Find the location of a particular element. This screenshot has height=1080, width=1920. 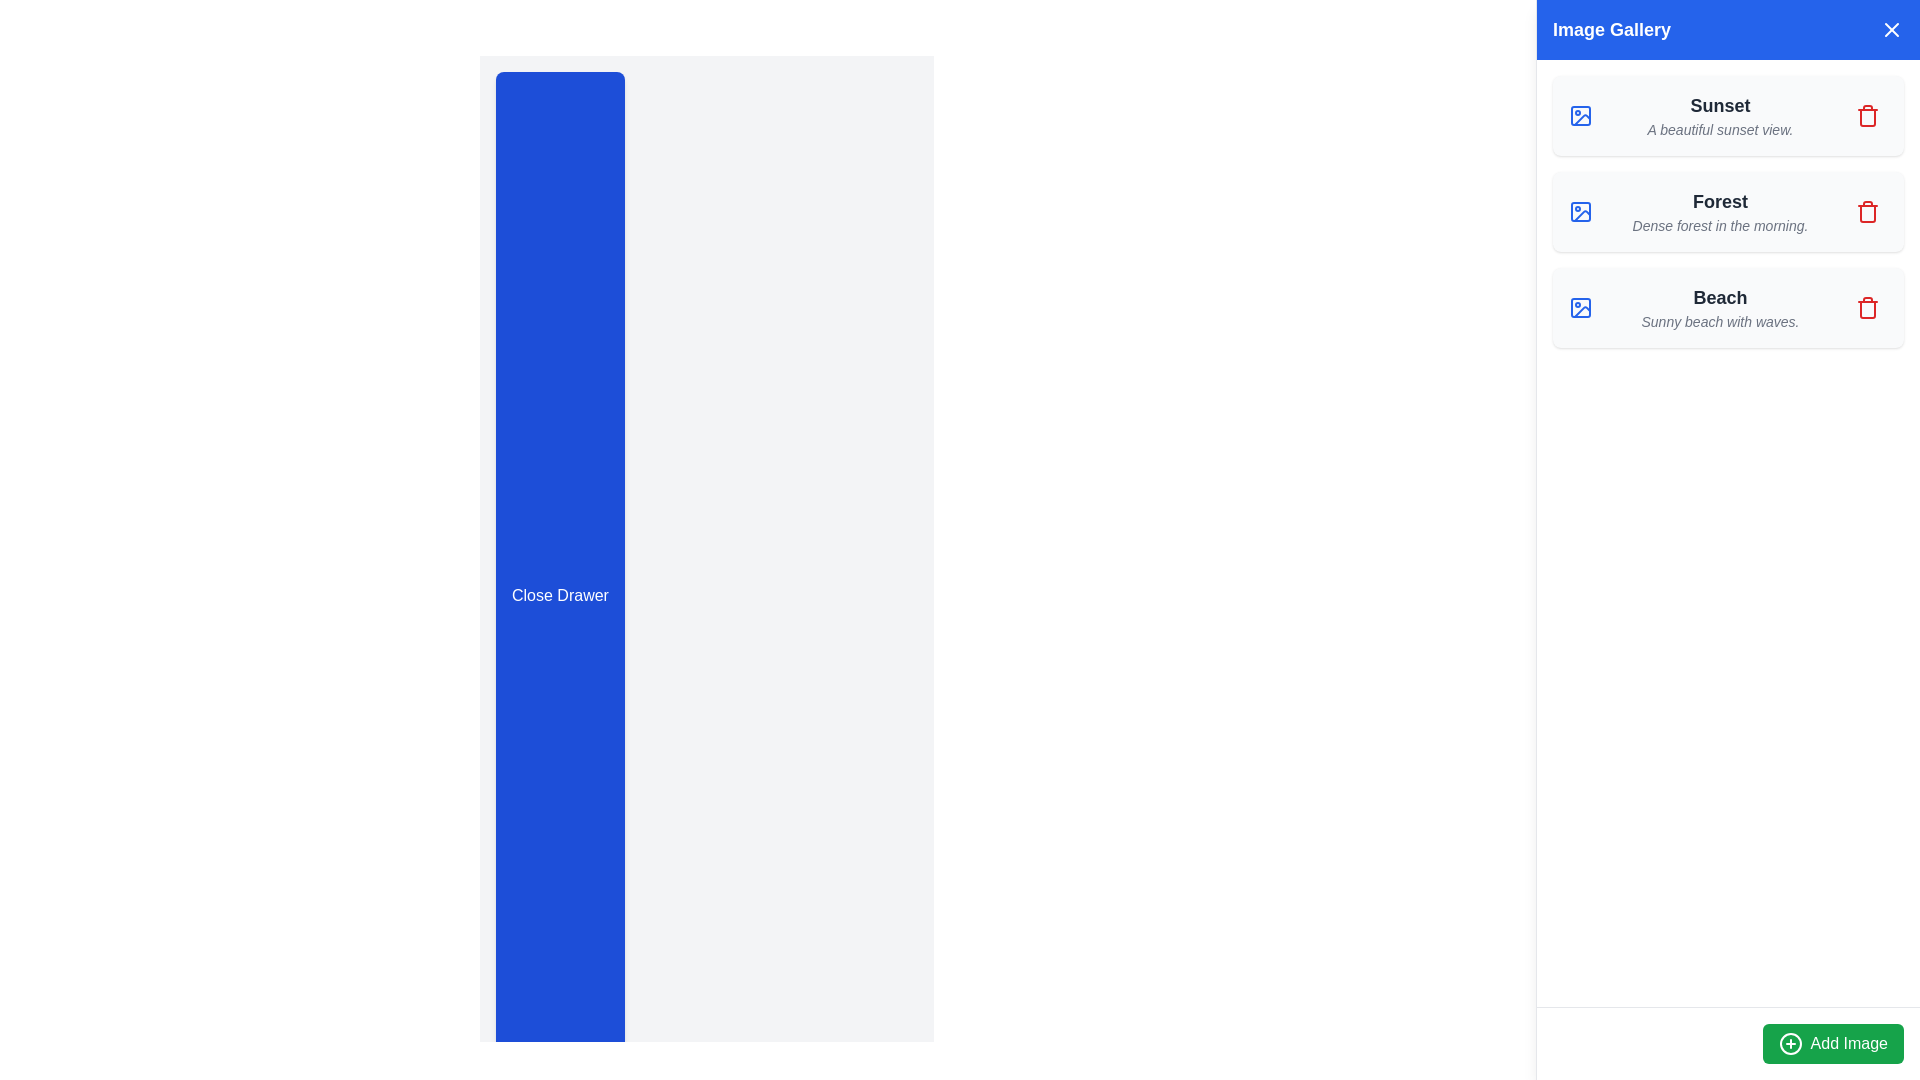

the Text label that provides additional context for the image labeled 'Beach', which is positioned below the 'Beach' element in the 'Image Gallery' sidebar is located at coordinates (1719, 320).